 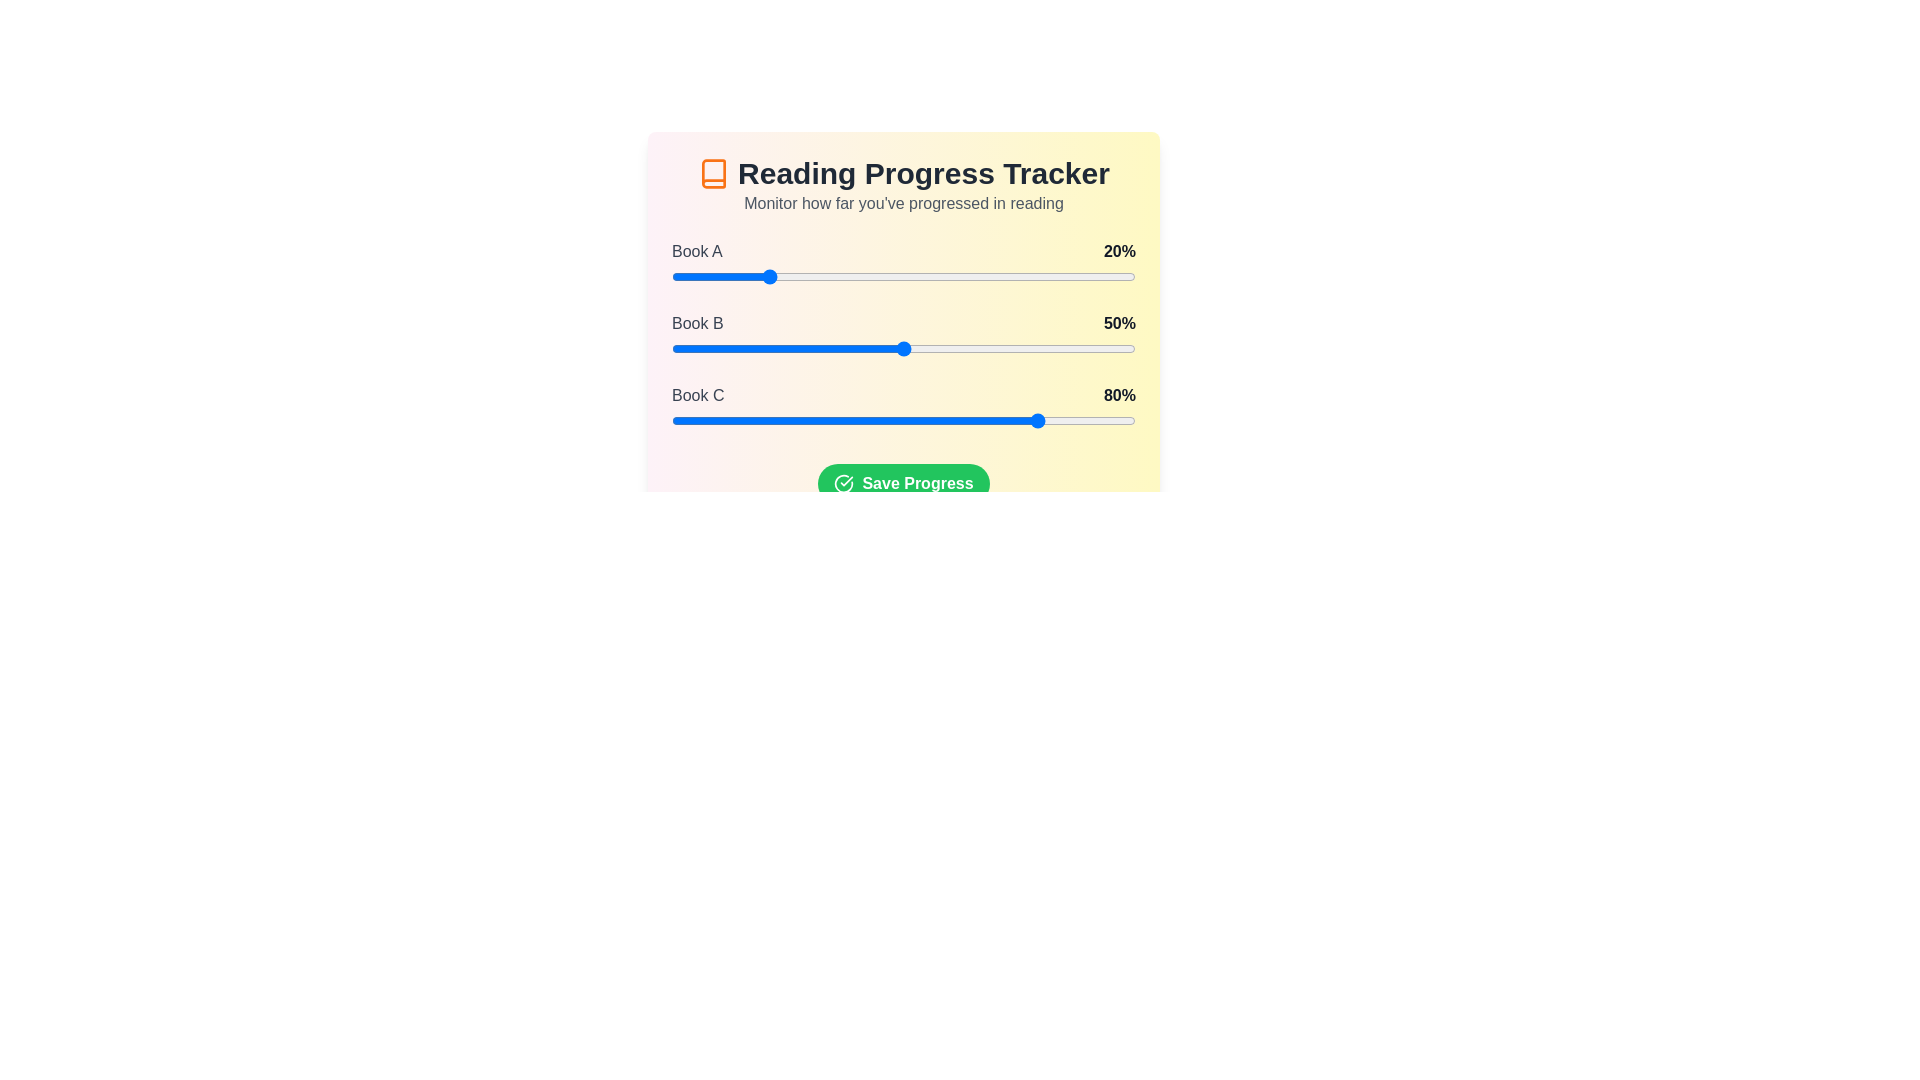 What do you see at coordinates (1001, 277) in the screenshot?
I see `the slider for a book to set its progress to 71%` at bounding box center [1001, 277].